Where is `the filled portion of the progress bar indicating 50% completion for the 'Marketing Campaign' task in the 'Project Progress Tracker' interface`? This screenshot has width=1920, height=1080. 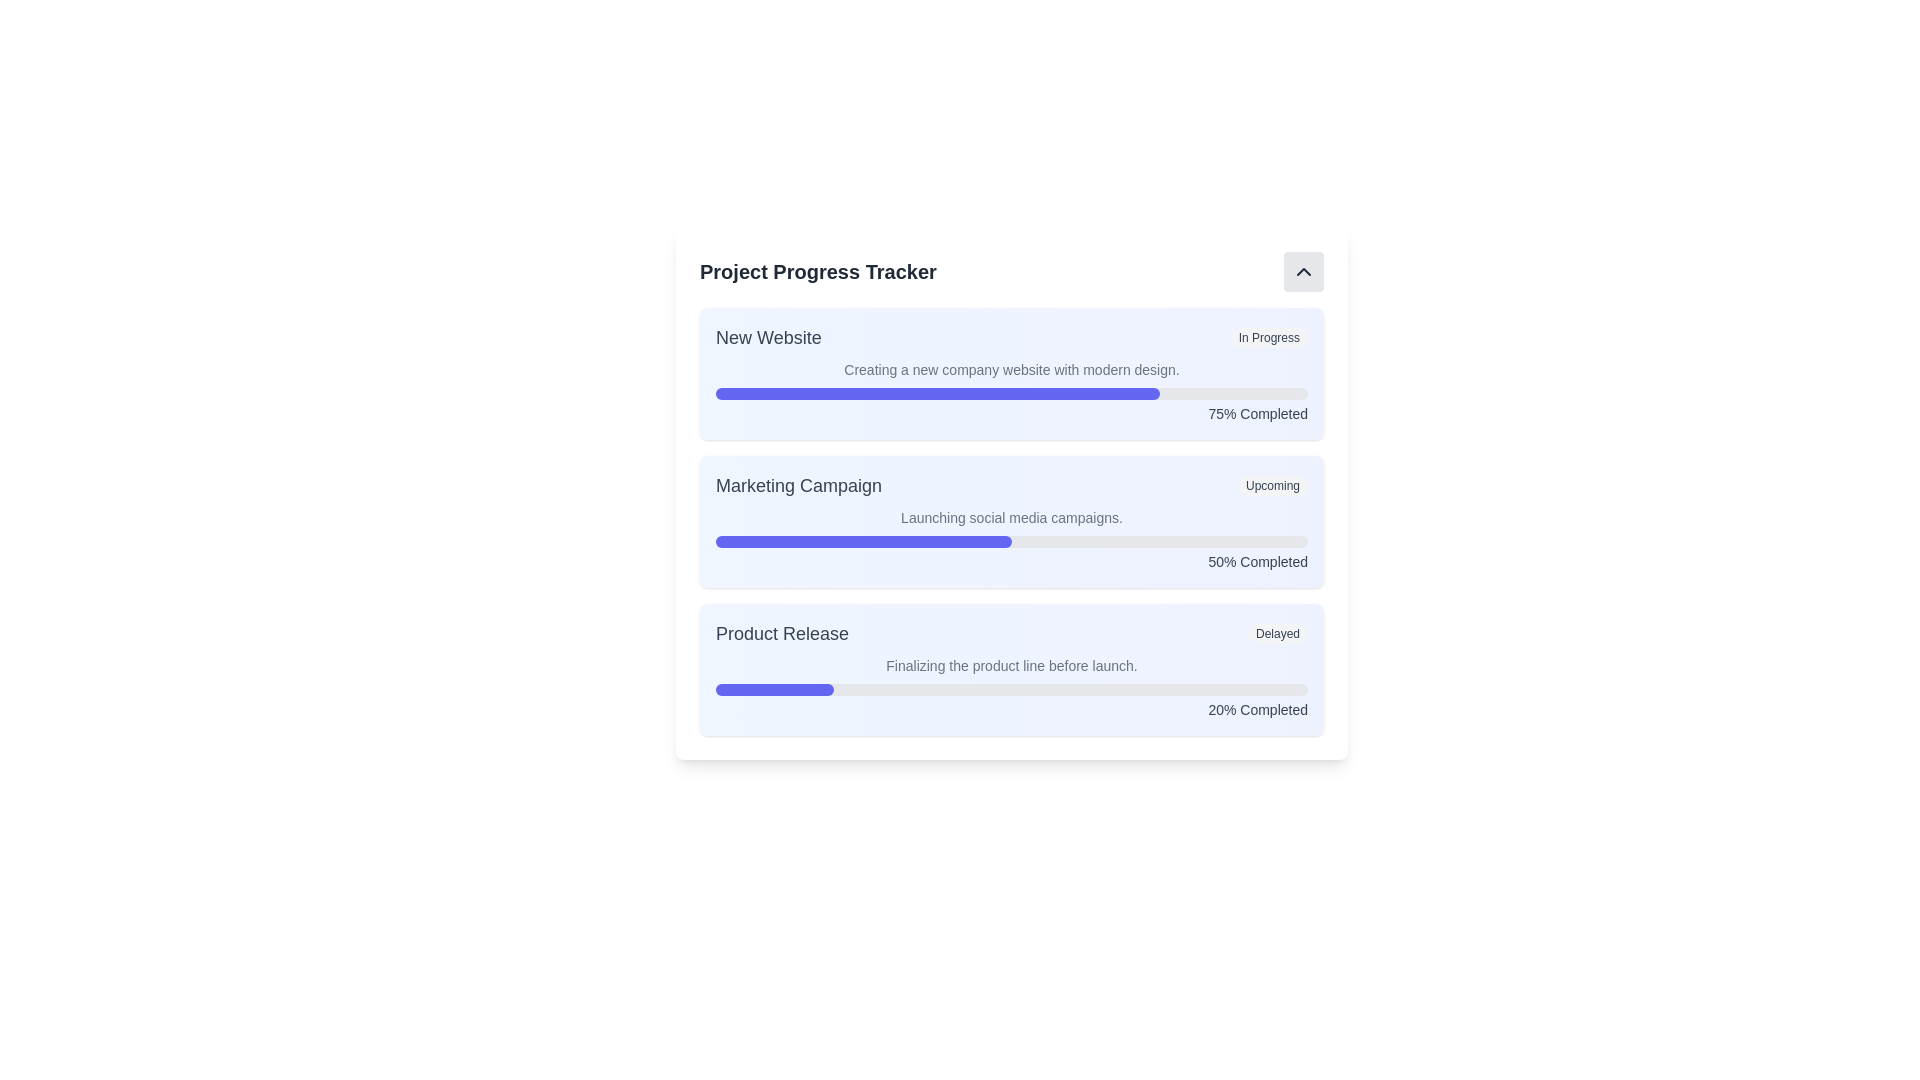 the filled portion of the progress bar indicating 50% completion for the 'Marketing Campaign' task in the 'Project Progress Tracker' interface is located at coordinates (864, 542).